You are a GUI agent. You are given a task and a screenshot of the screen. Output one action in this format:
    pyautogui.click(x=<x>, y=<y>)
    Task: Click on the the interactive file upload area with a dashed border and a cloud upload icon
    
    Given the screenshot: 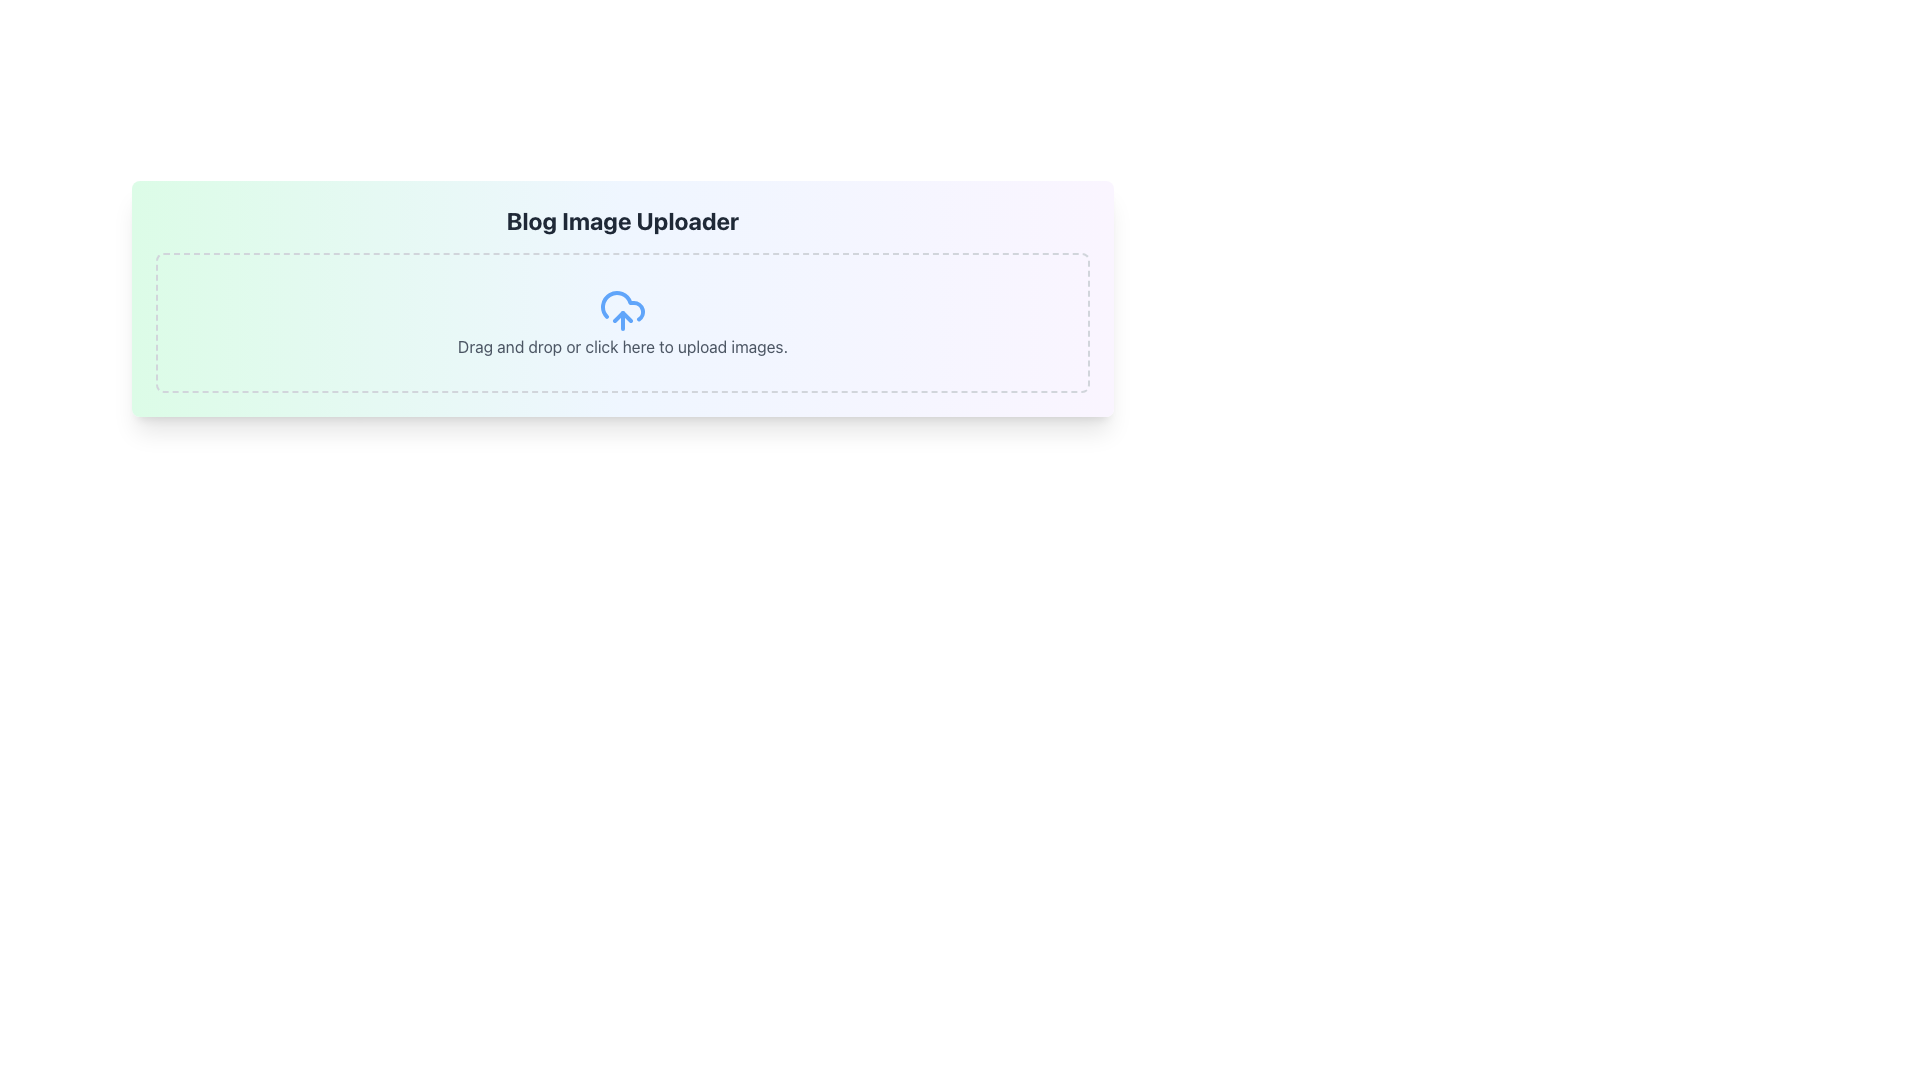 What is the action you would take?
    pyautogui.click(x=622, y=322)
    